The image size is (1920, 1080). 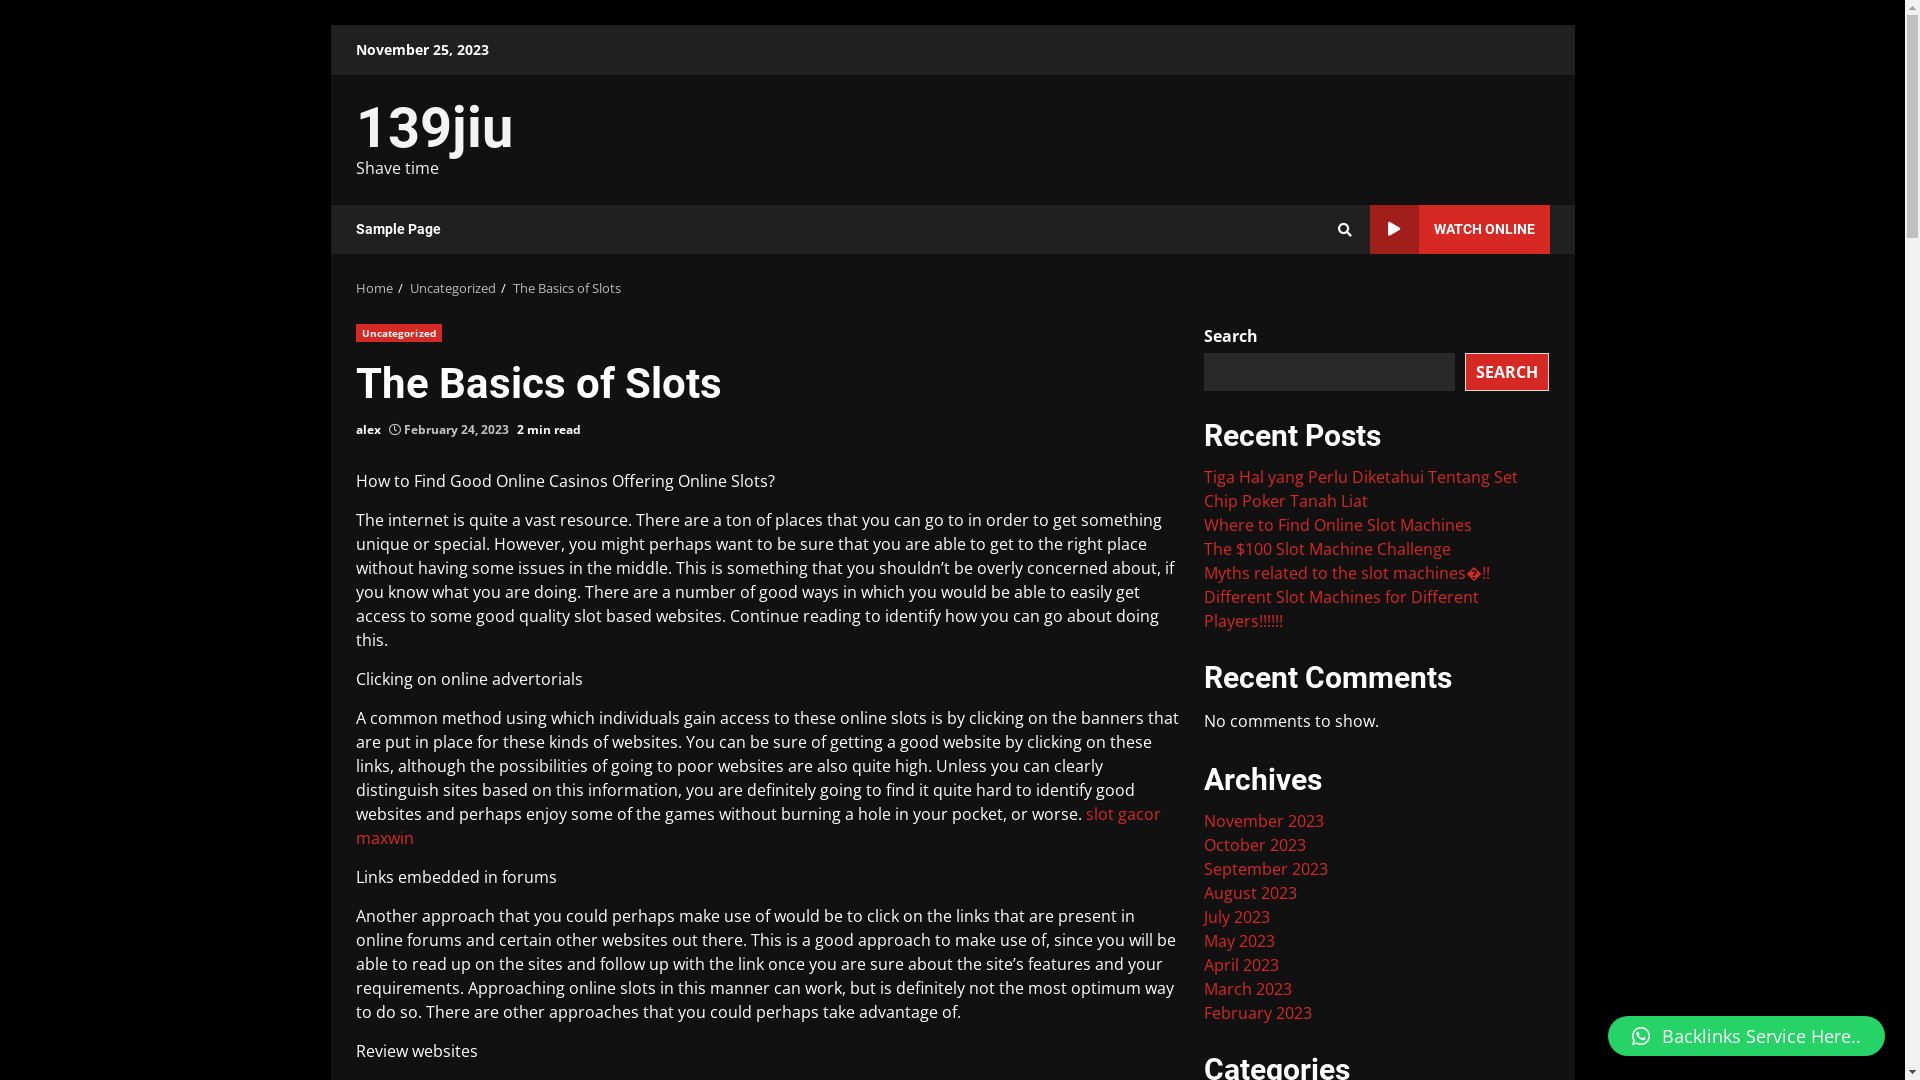 What do you see at coordinates (1464, 370) in the screenshot?
I see `'SEARCH'` at bounding box center [1464, 370].